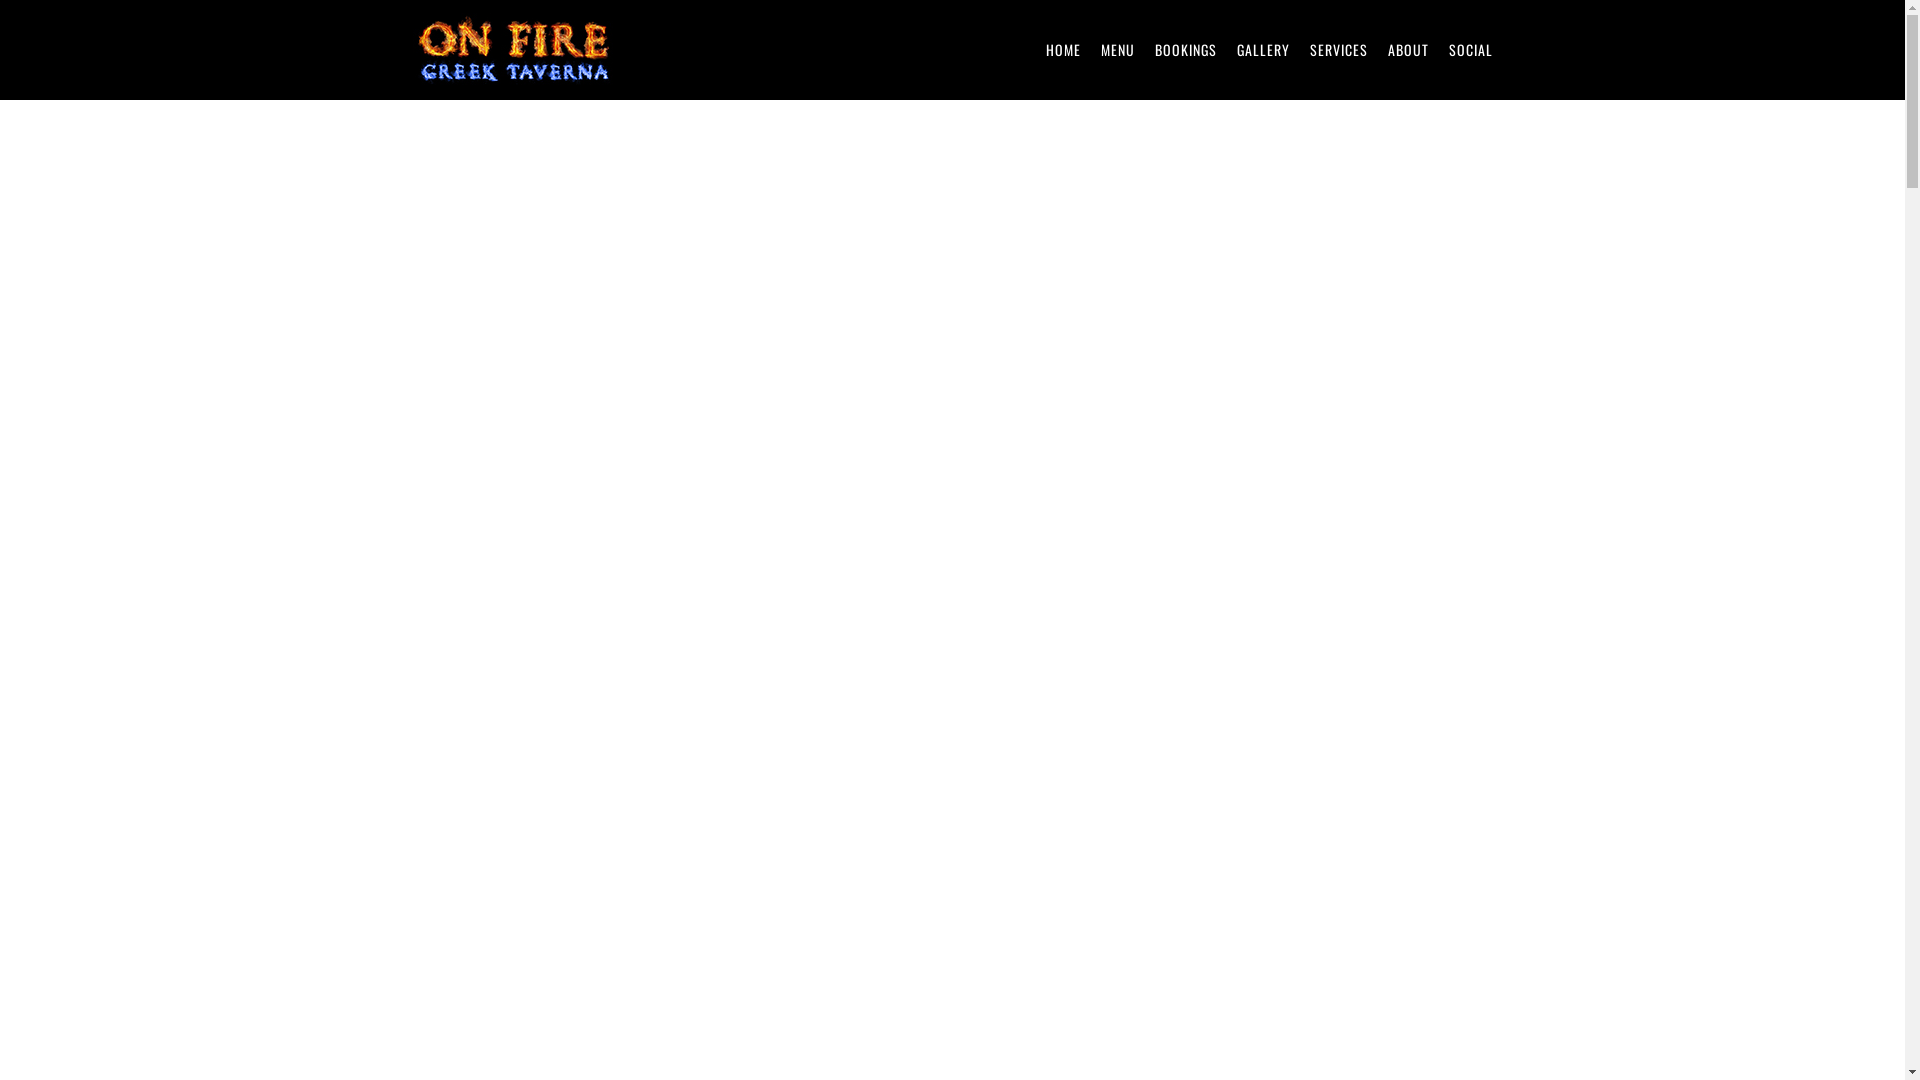 The height and width of the screenshot is (1080, 1920). Describe the element at coordinates (1386, 49) in the screenshot. I see `'ABOUT'` at that location.